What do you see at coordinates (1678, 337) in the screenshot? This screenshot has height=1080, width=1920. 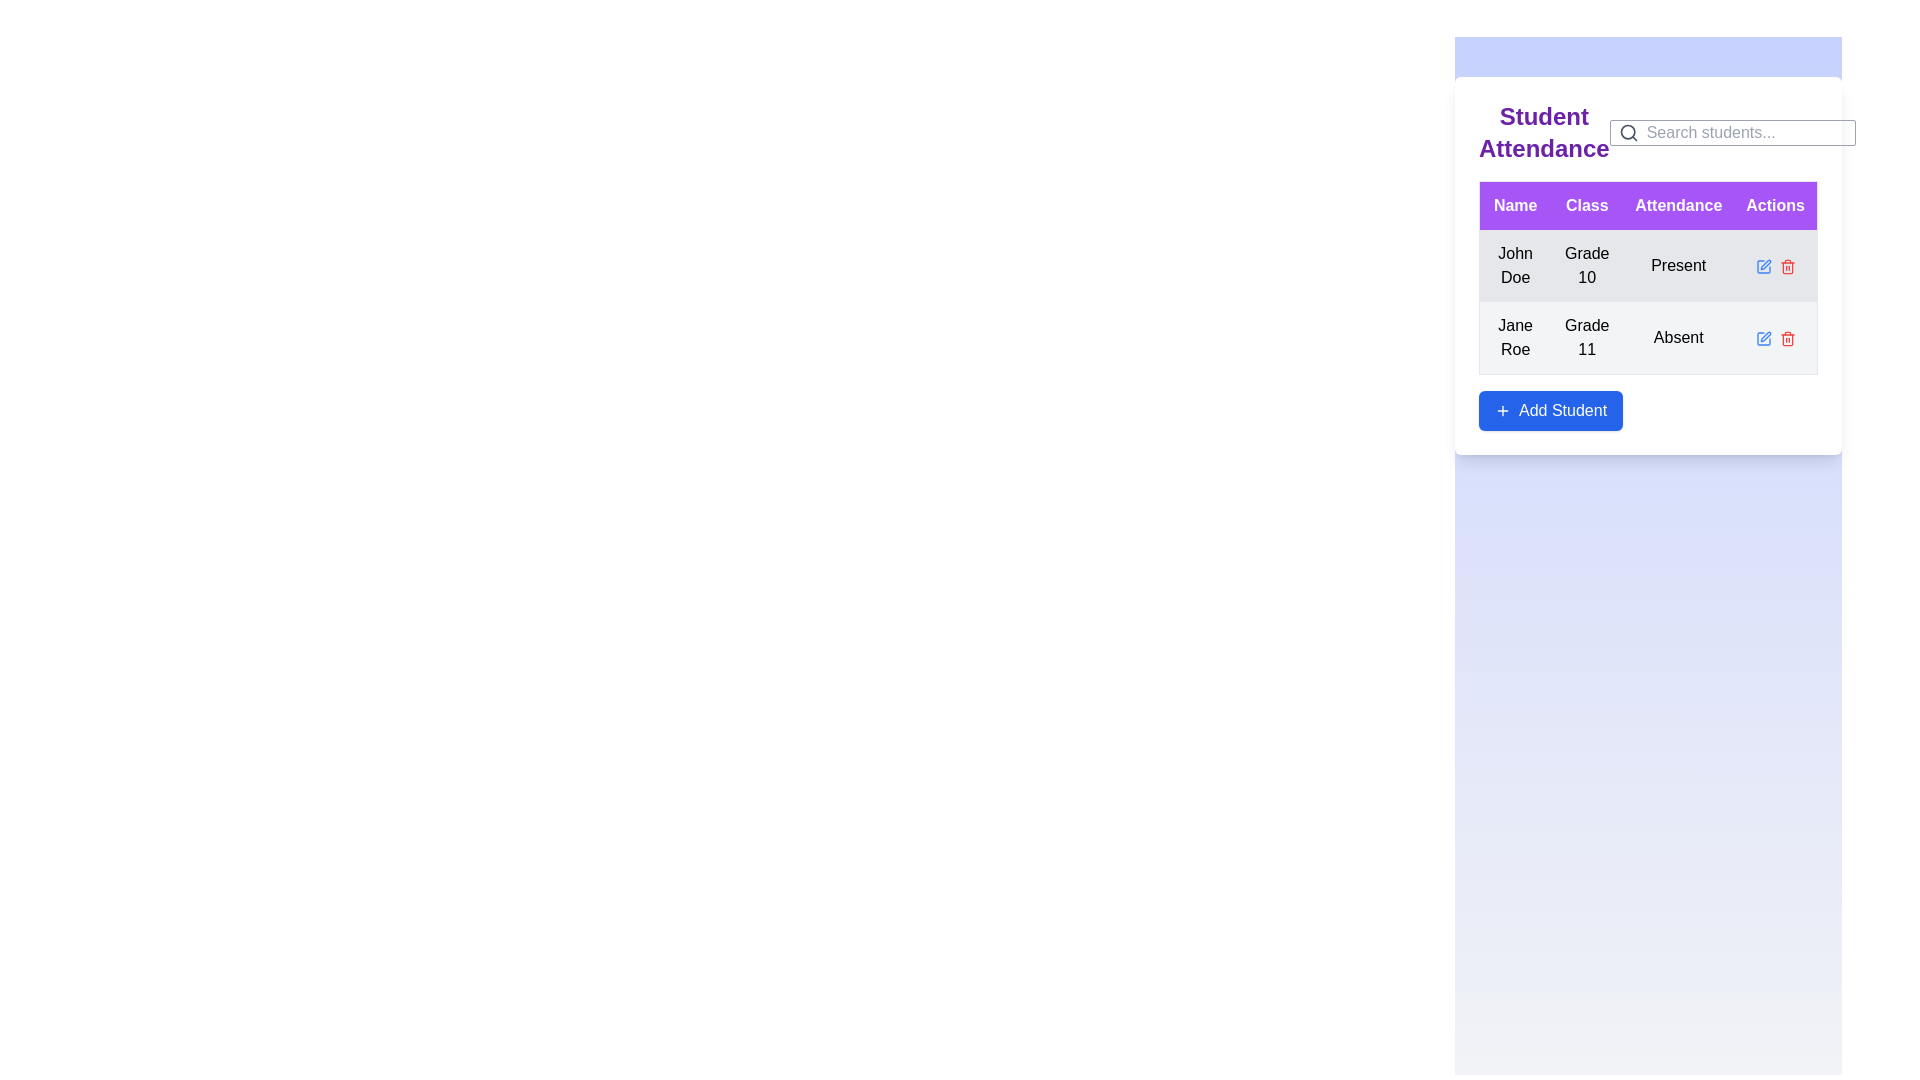 I see `the text label displaying 'Absent' for the student 'Jane Roe' in the 'Attendance' column of the 'Student Attendance' section` at bounding box center [1678, 337].